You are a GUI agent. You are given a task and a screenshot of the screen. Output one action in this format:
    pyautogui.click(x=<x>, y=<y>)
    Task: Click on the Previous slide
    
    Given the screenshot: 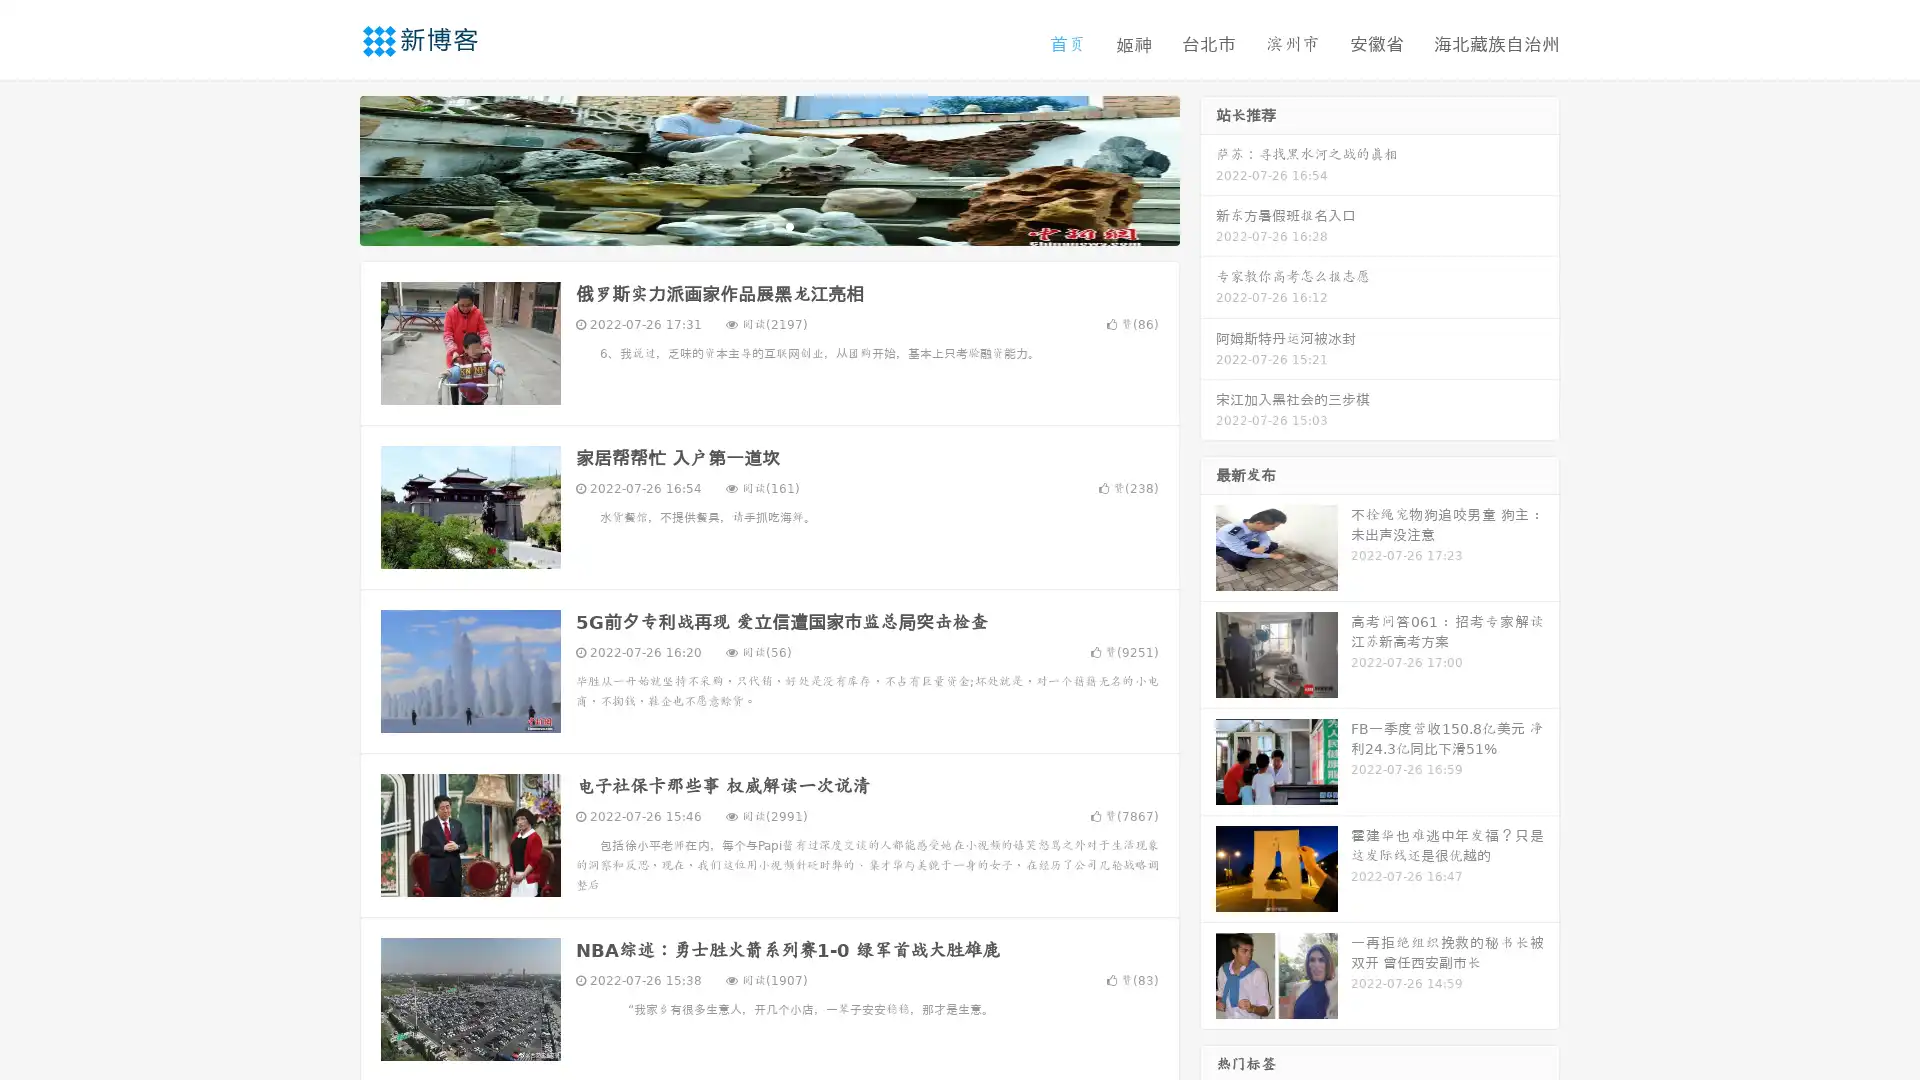 What is the action you would take?
    pyautogui.click(x=330, y=168)
    